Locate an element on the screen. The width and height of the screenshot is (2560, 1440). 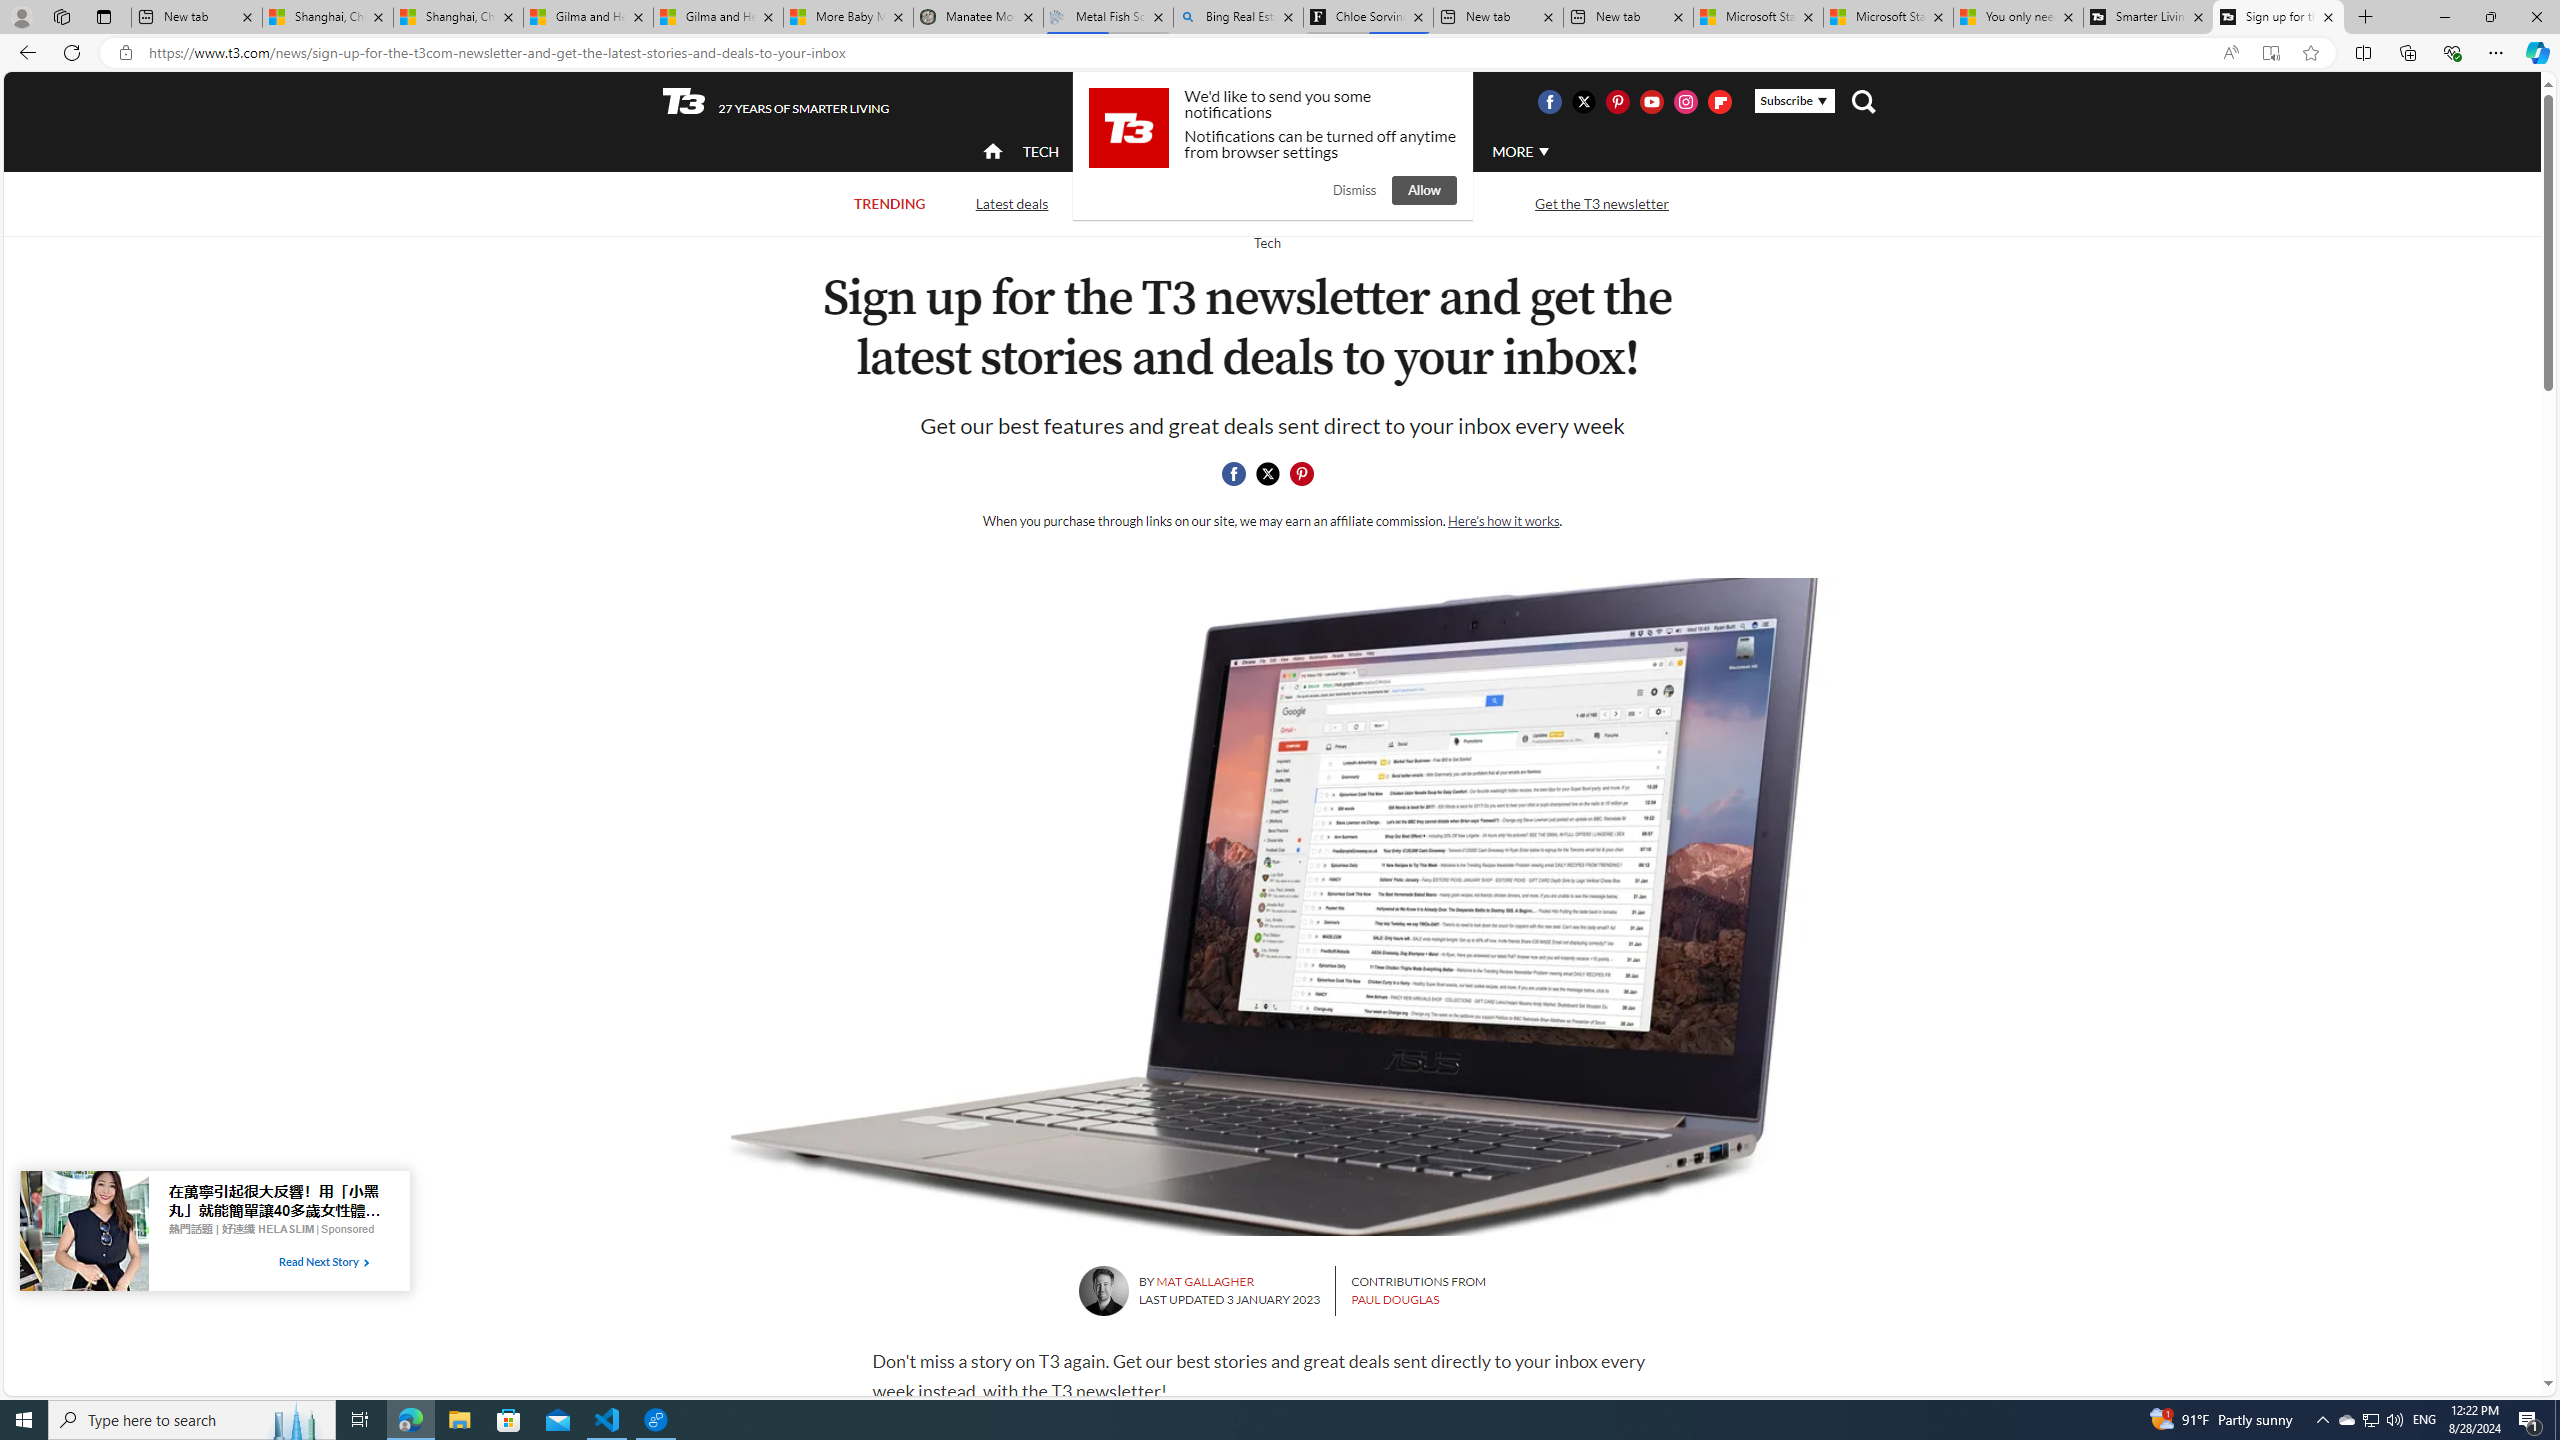
'Streaming TV and movies' is located at coordinates (1385, 202).